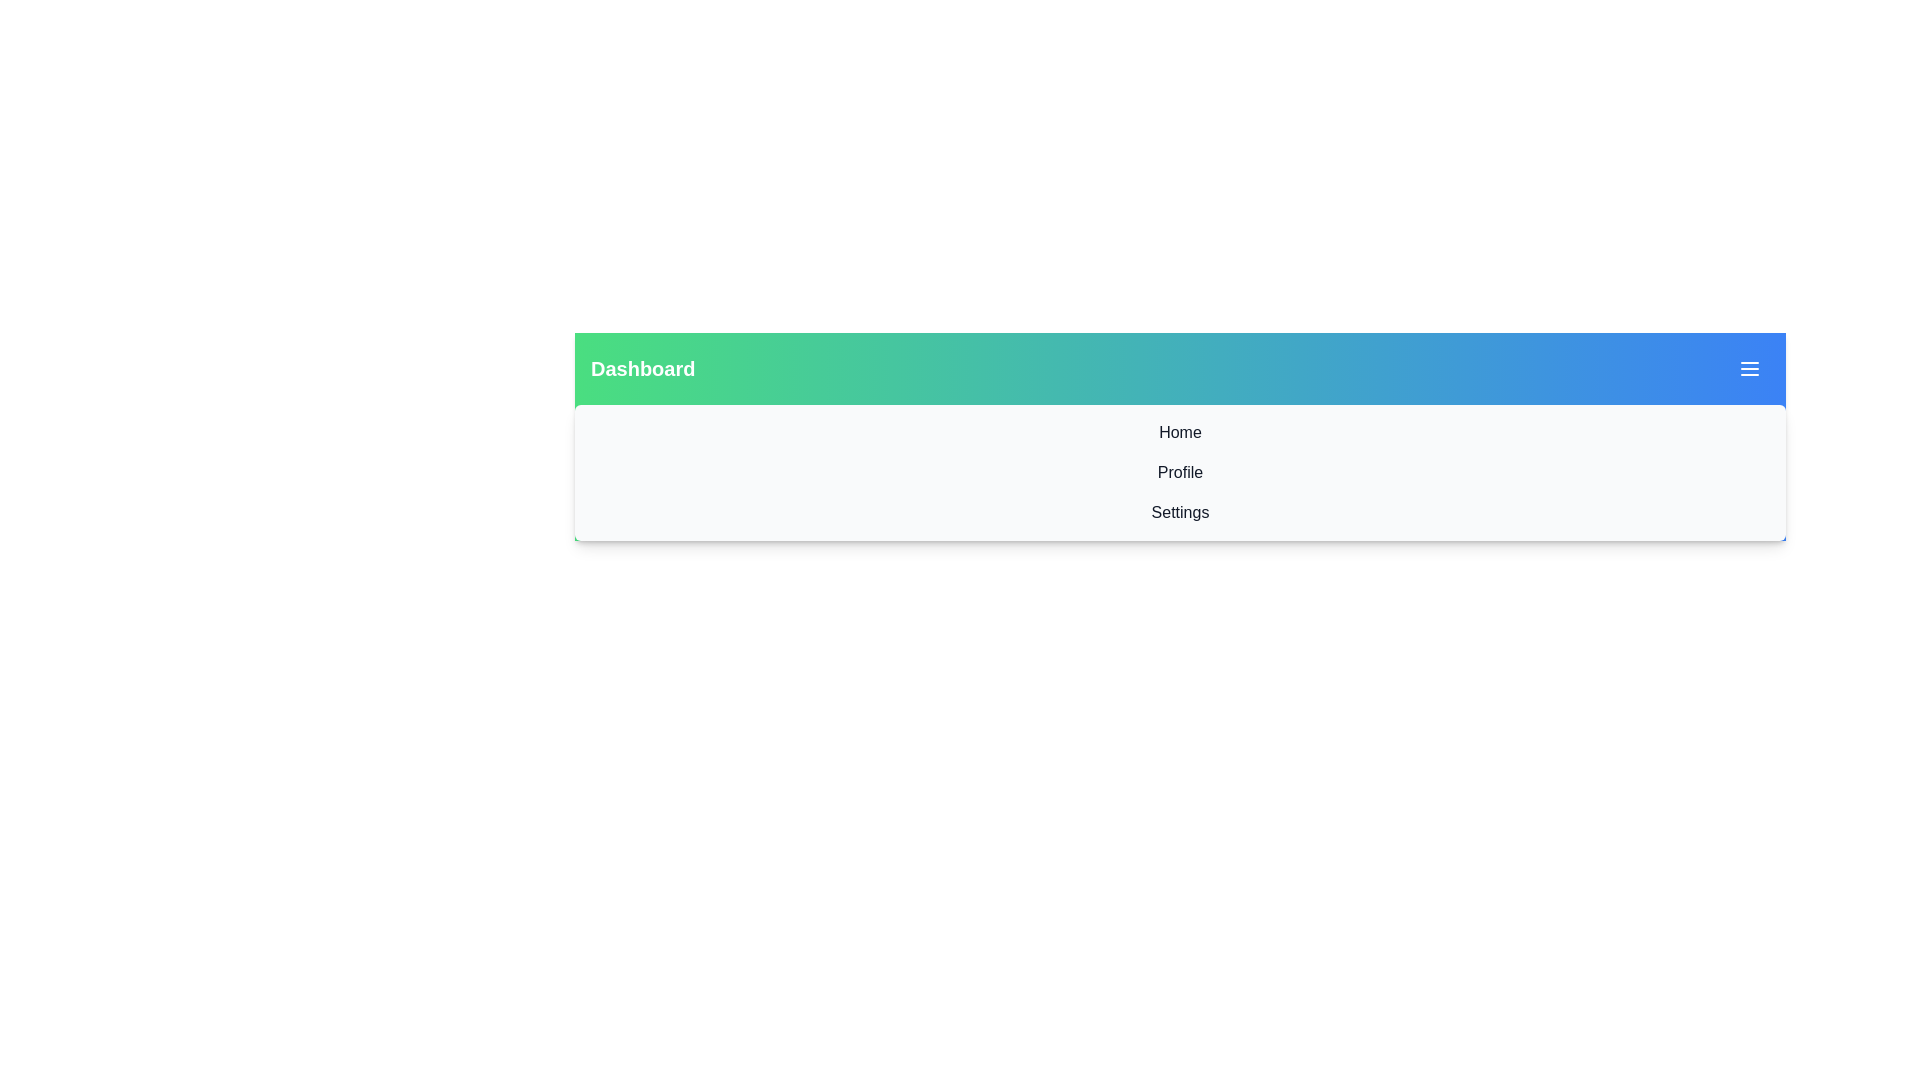 This screenshot has height=1080, width=1920. I want to click on the 'Settings' text link in the vertical menu to change its text color, so click(1180, 512).